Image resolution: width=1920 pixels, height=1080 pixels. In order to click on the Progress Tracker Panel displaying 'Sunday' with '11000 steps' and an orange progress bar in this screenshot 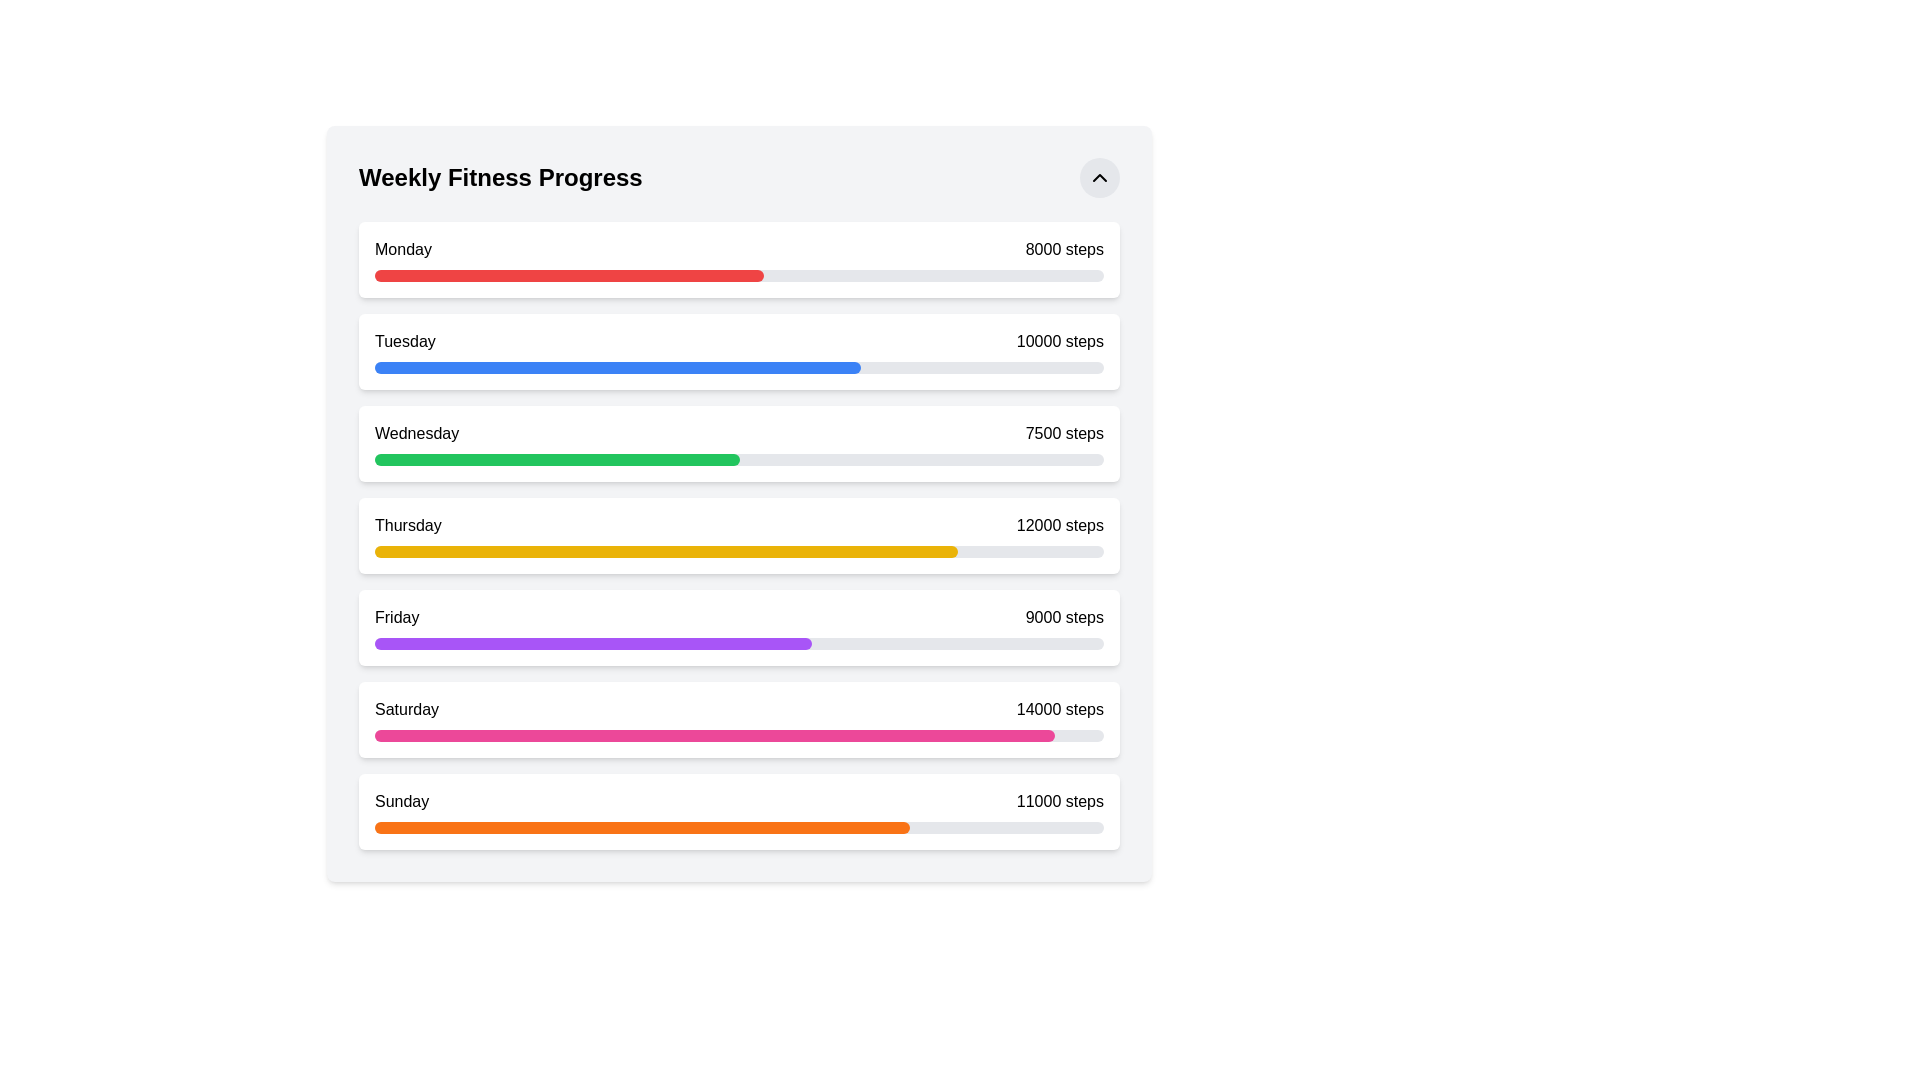, I will do `click(738, 812)`.